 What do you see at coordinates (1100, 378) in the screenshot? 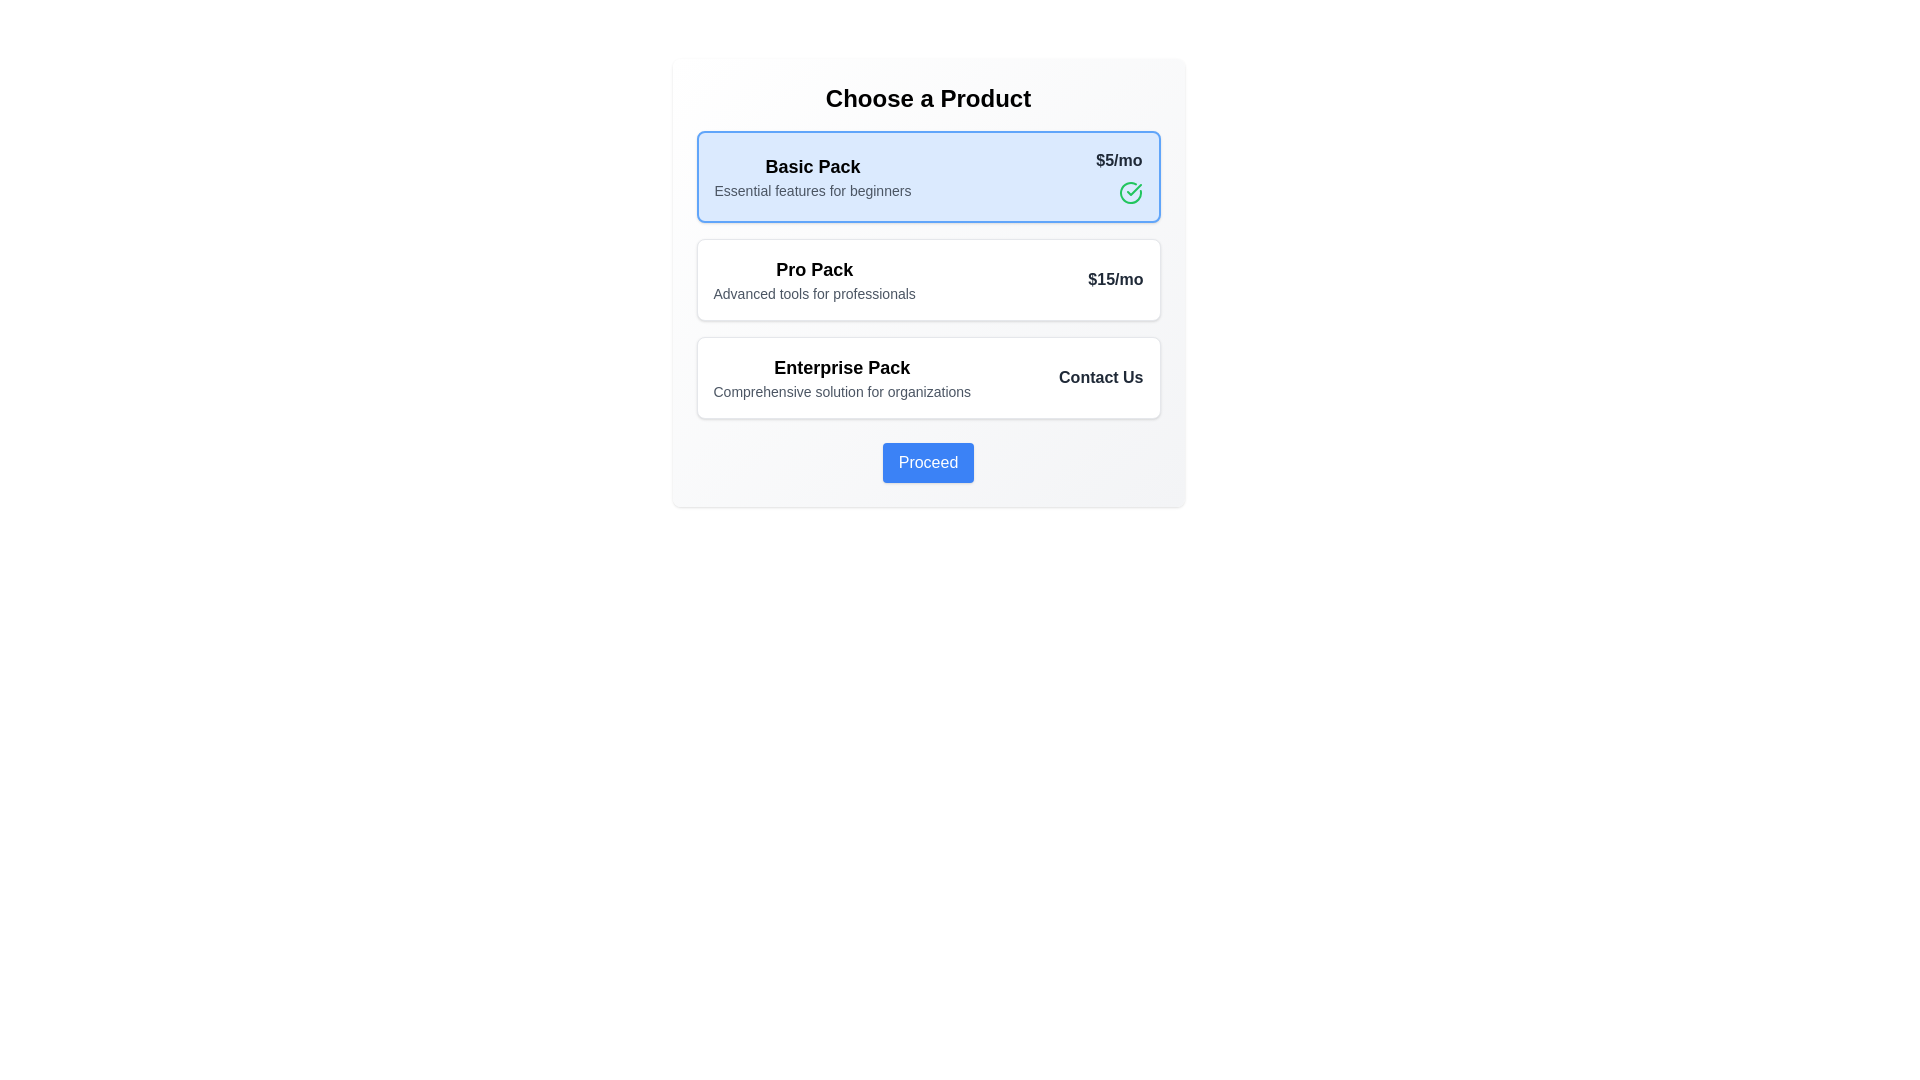
I see `the text label that serves as a call to action for contacting the service provider, located to the far right of the 'Enterprise Pack' section` at bounding box center [1100, 378].